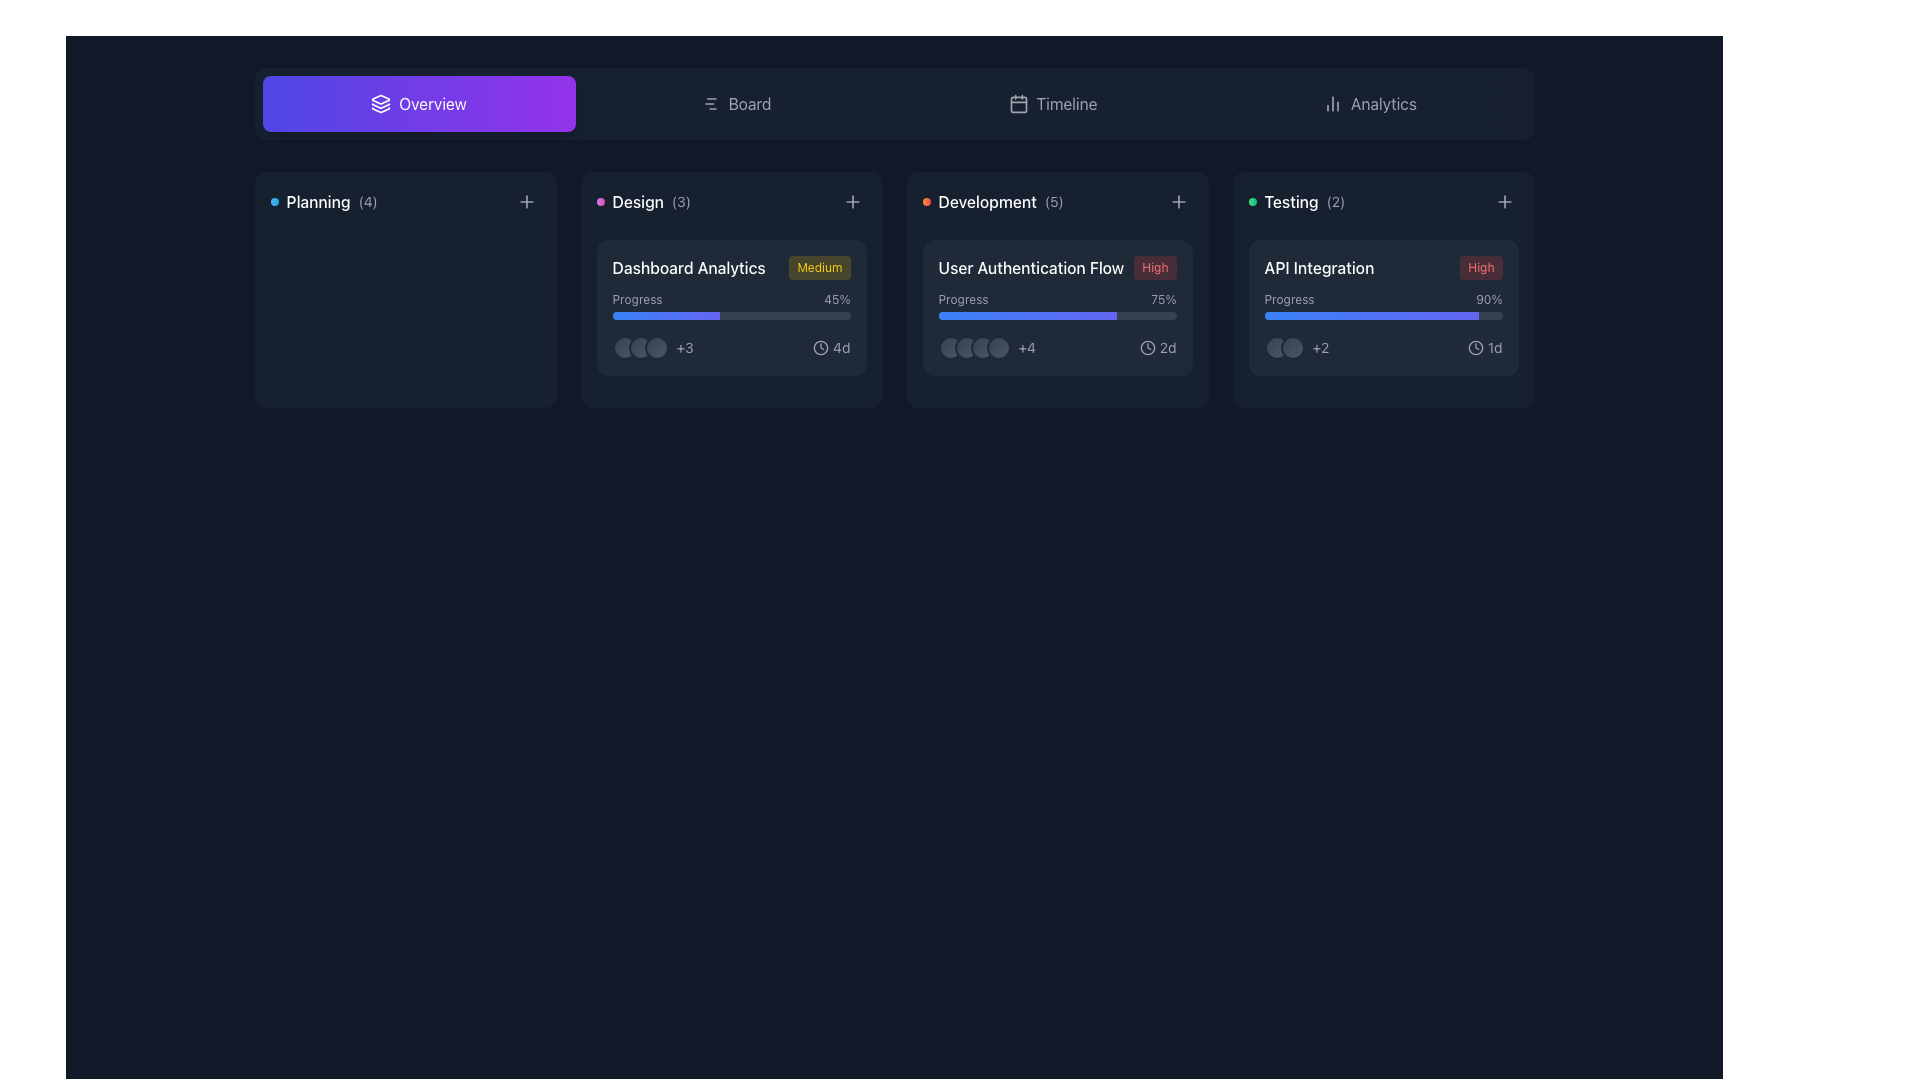 The height and width of the screenshot is (1080, 1920). What do you see at coordinates (636, 300) in the screenshot?
I see `the text label displaying 'Progress' in a smaller, light gray font, located within the Dashboard Analytics card, which is positioned in the Design category` at bounding box center [636, 300].